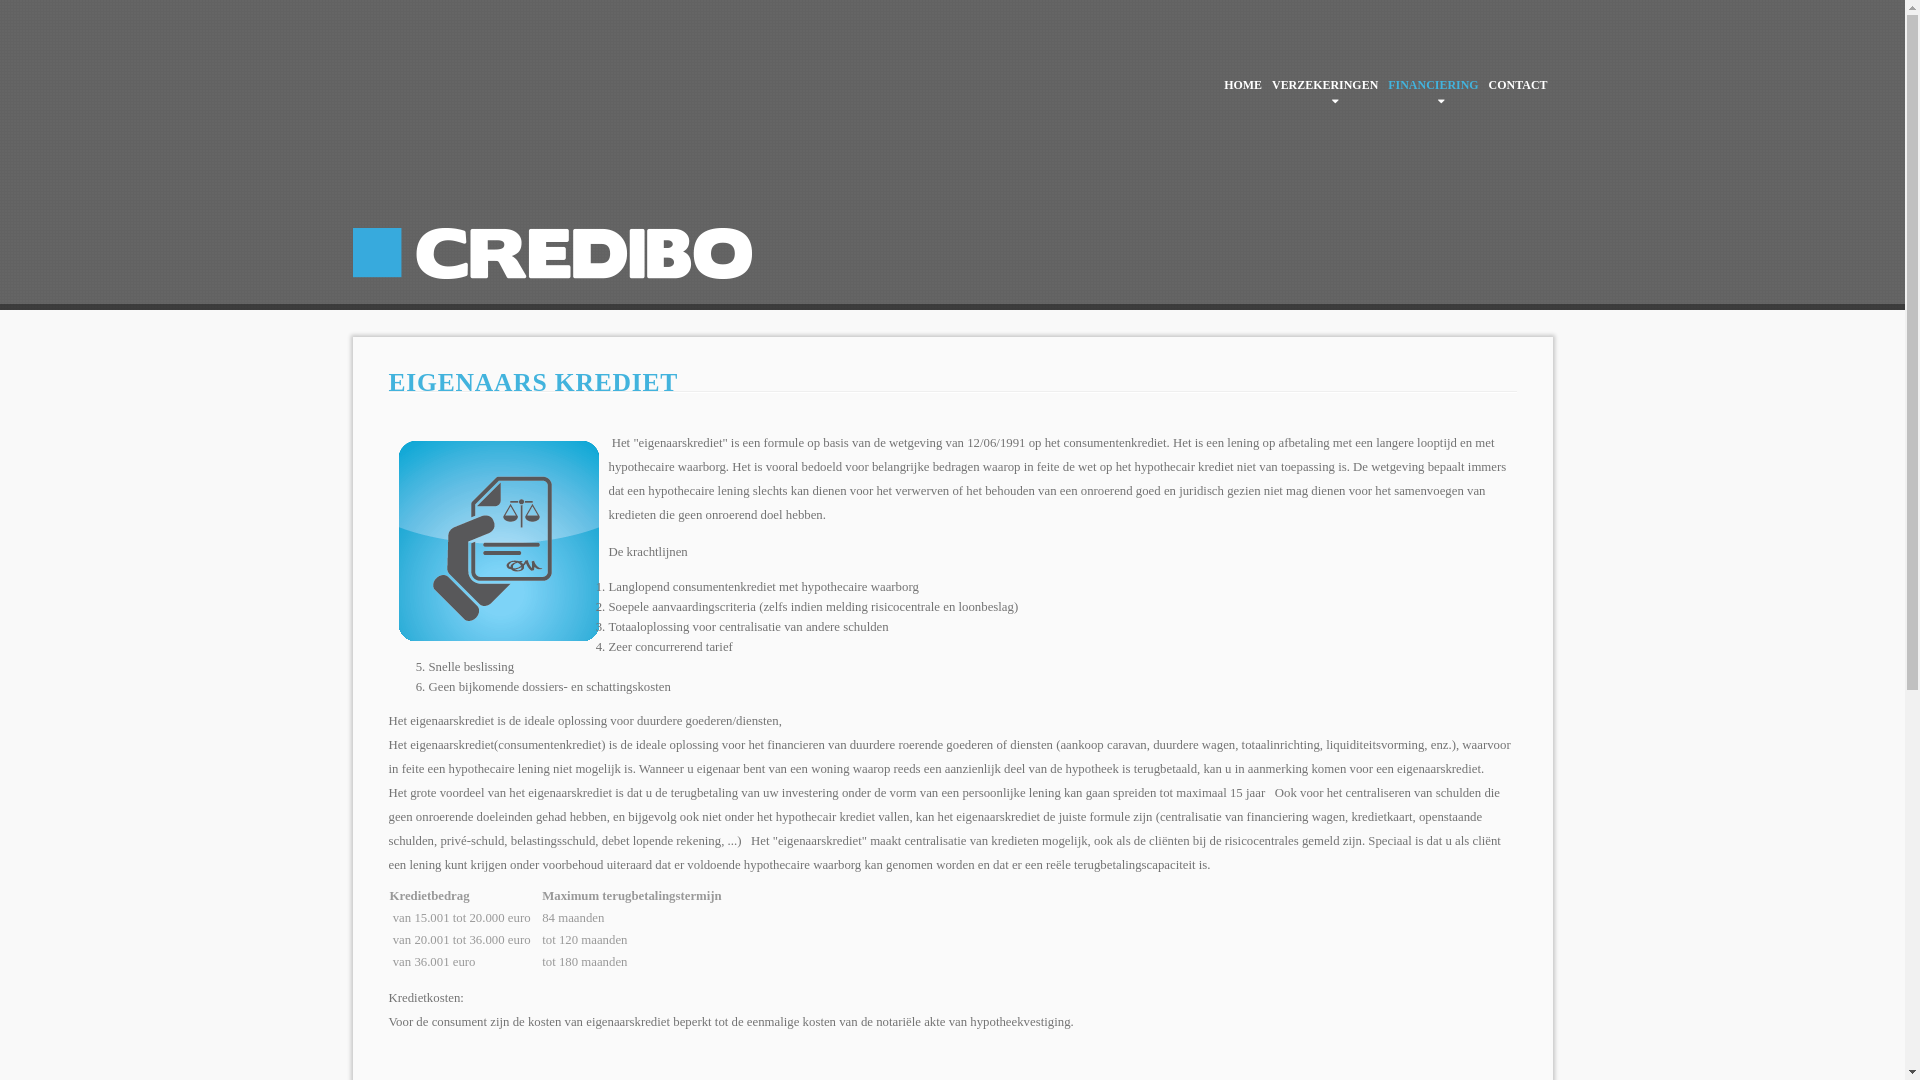 This screenshot has width=1920, height=1080. What do you see at coordinates (1266, 83) in the screenshot?
I see `'VERZEKERINGEN'` at bounding box center [1266, 83].